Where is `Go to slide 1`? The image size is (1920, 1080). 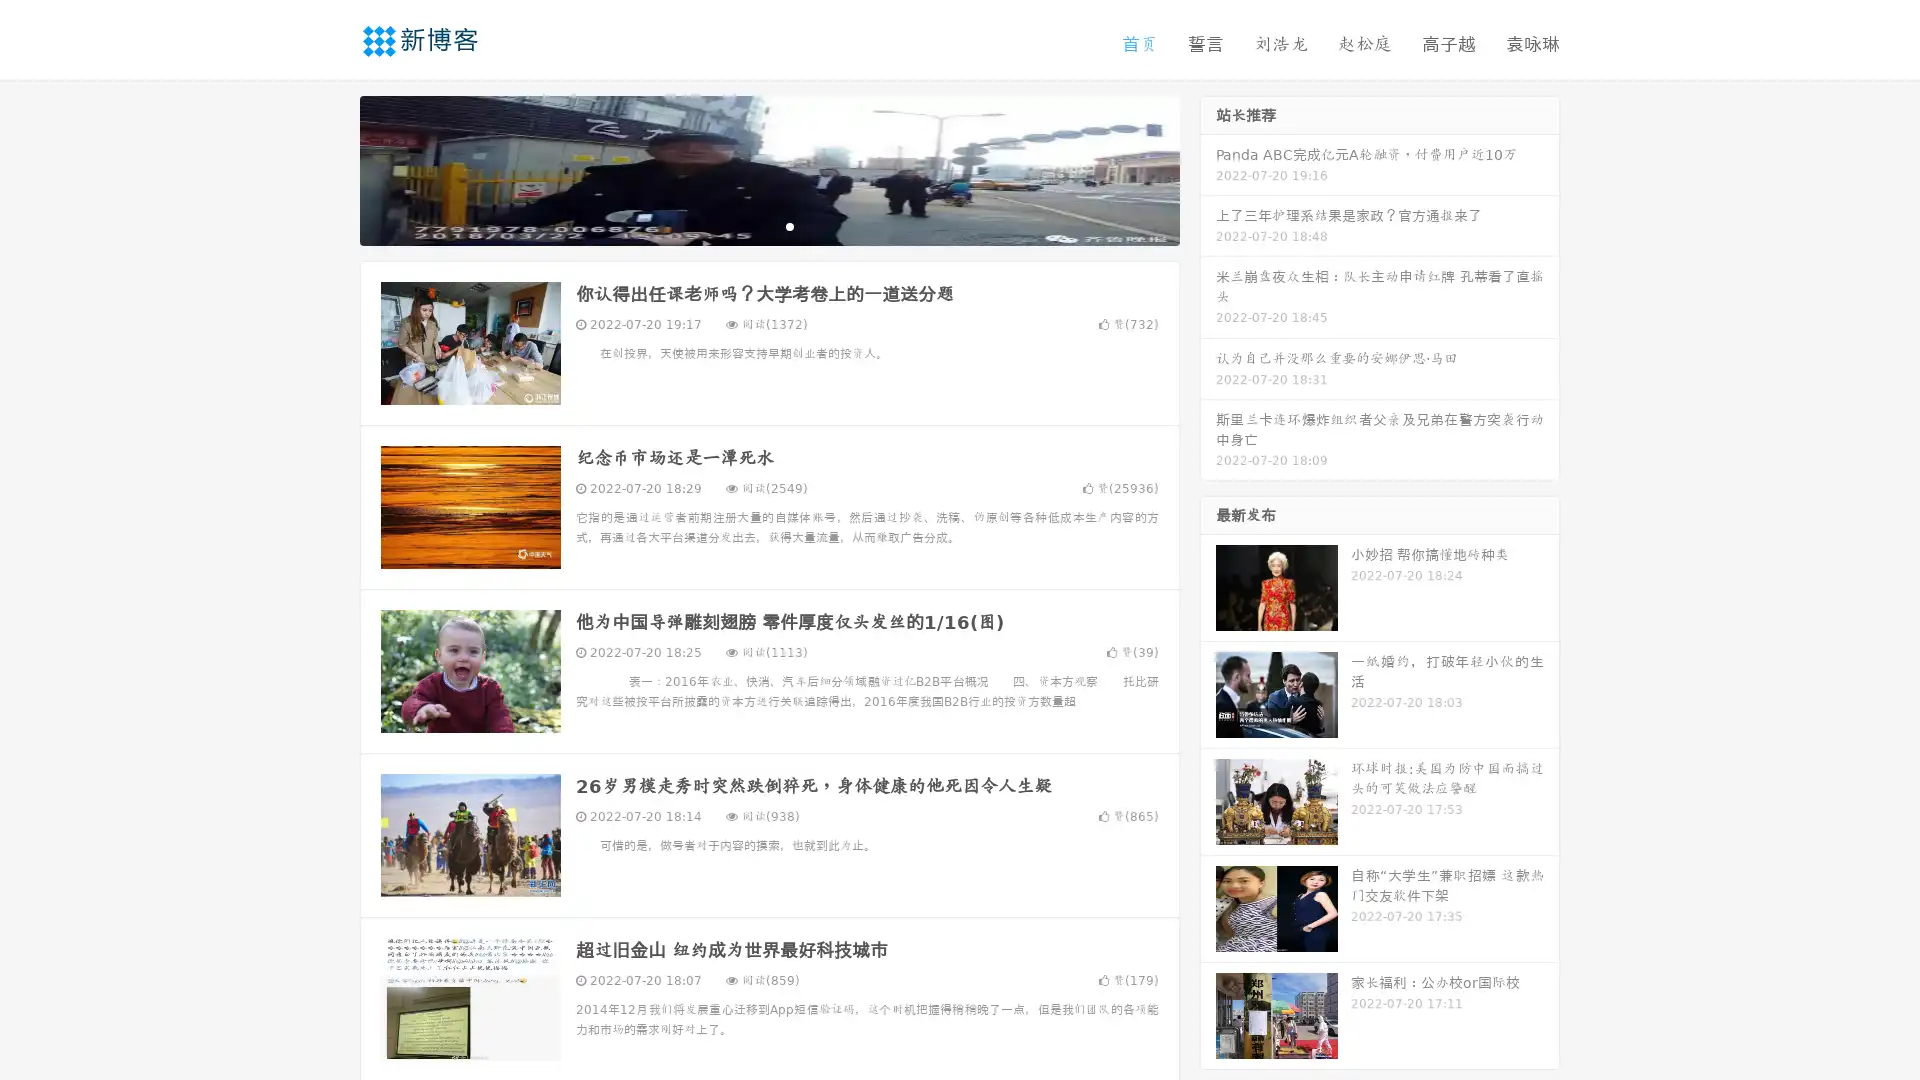
Go to slide 1 is located at coordinates (748, 225).